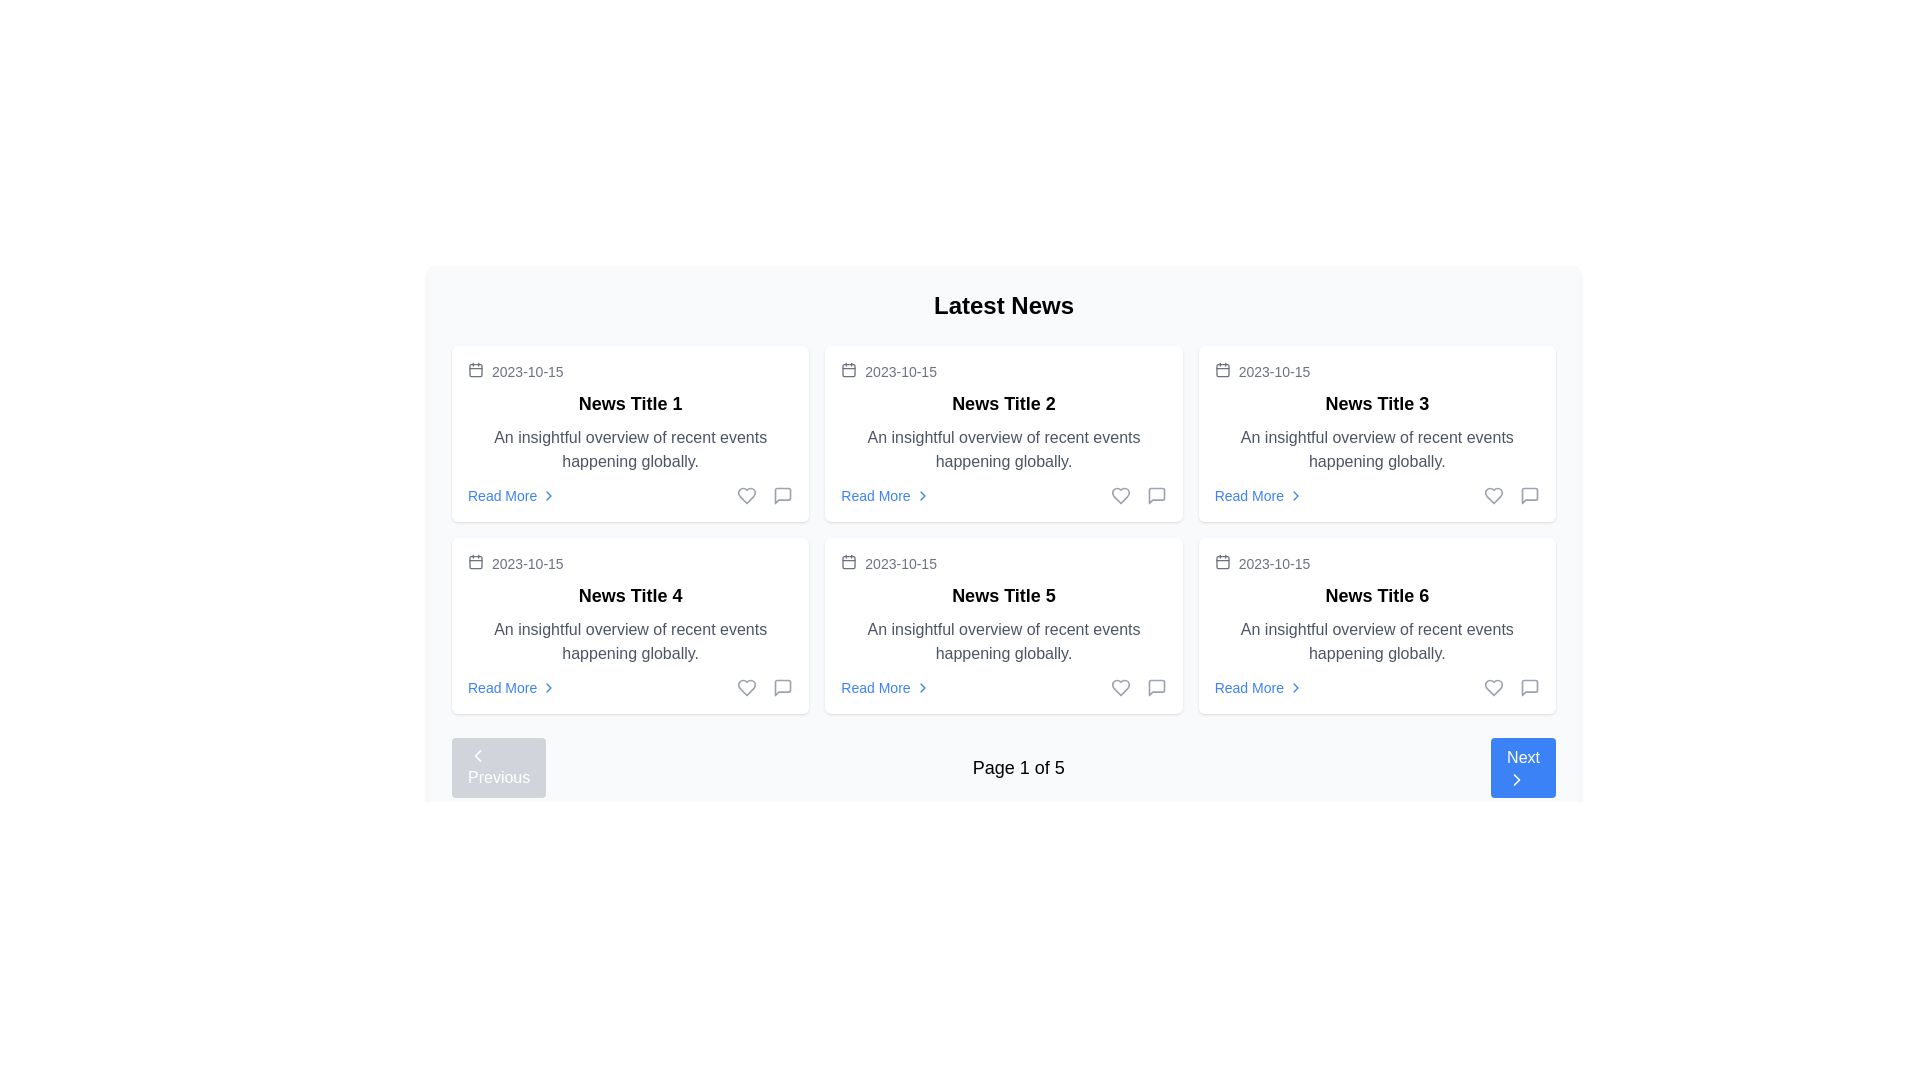  Describe the element at coordinates (849, 562) in the screenshot. I see `the calendar icon located in the second row of the grid structure under the Latest News section, specifically in the fifth news card, to indicate the adjacent date text '2023-10-15'` at that location.